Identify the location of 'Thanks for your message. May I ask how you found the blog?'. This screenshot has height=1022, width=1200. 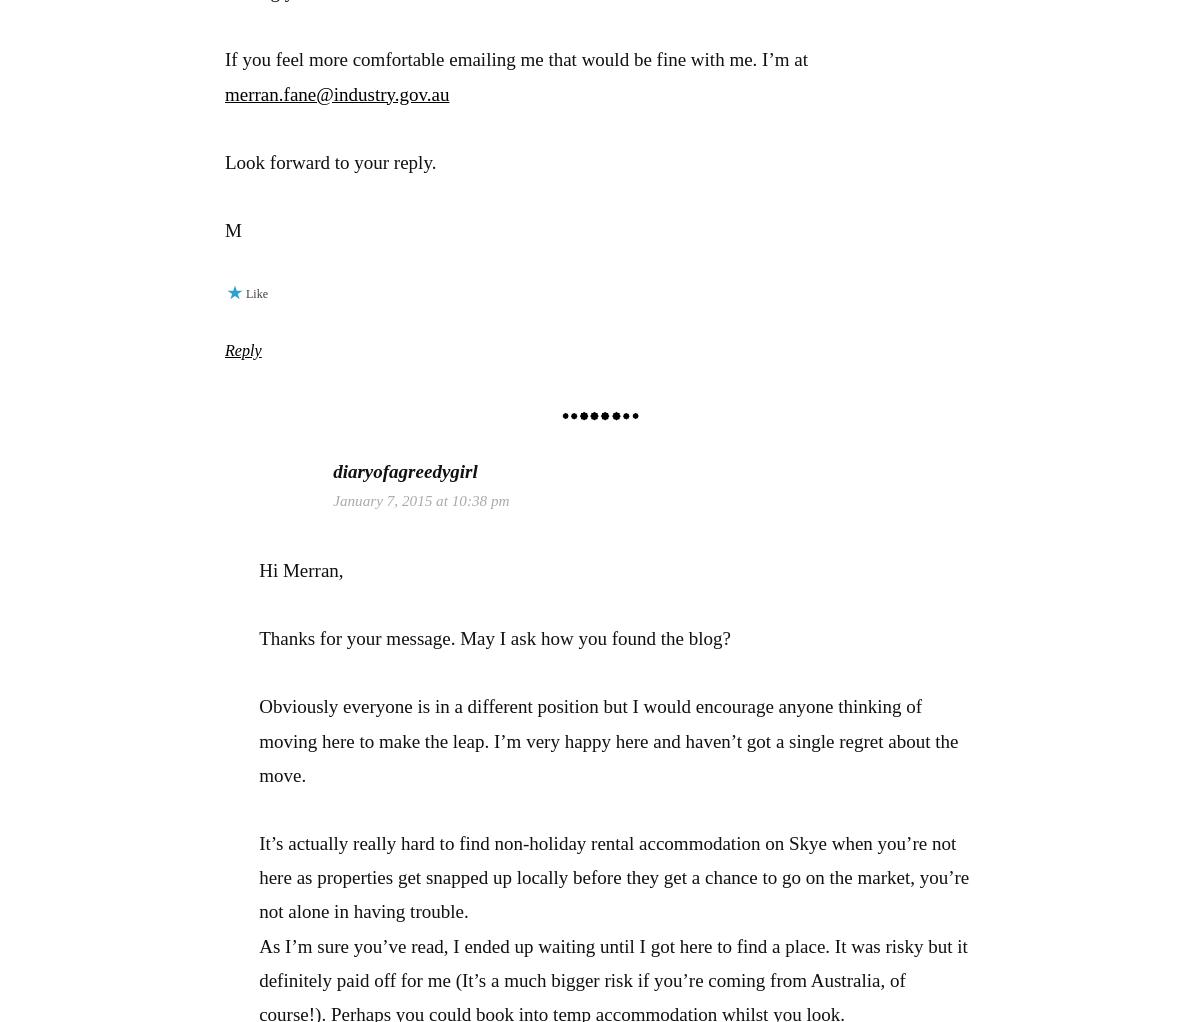
(493, 637).